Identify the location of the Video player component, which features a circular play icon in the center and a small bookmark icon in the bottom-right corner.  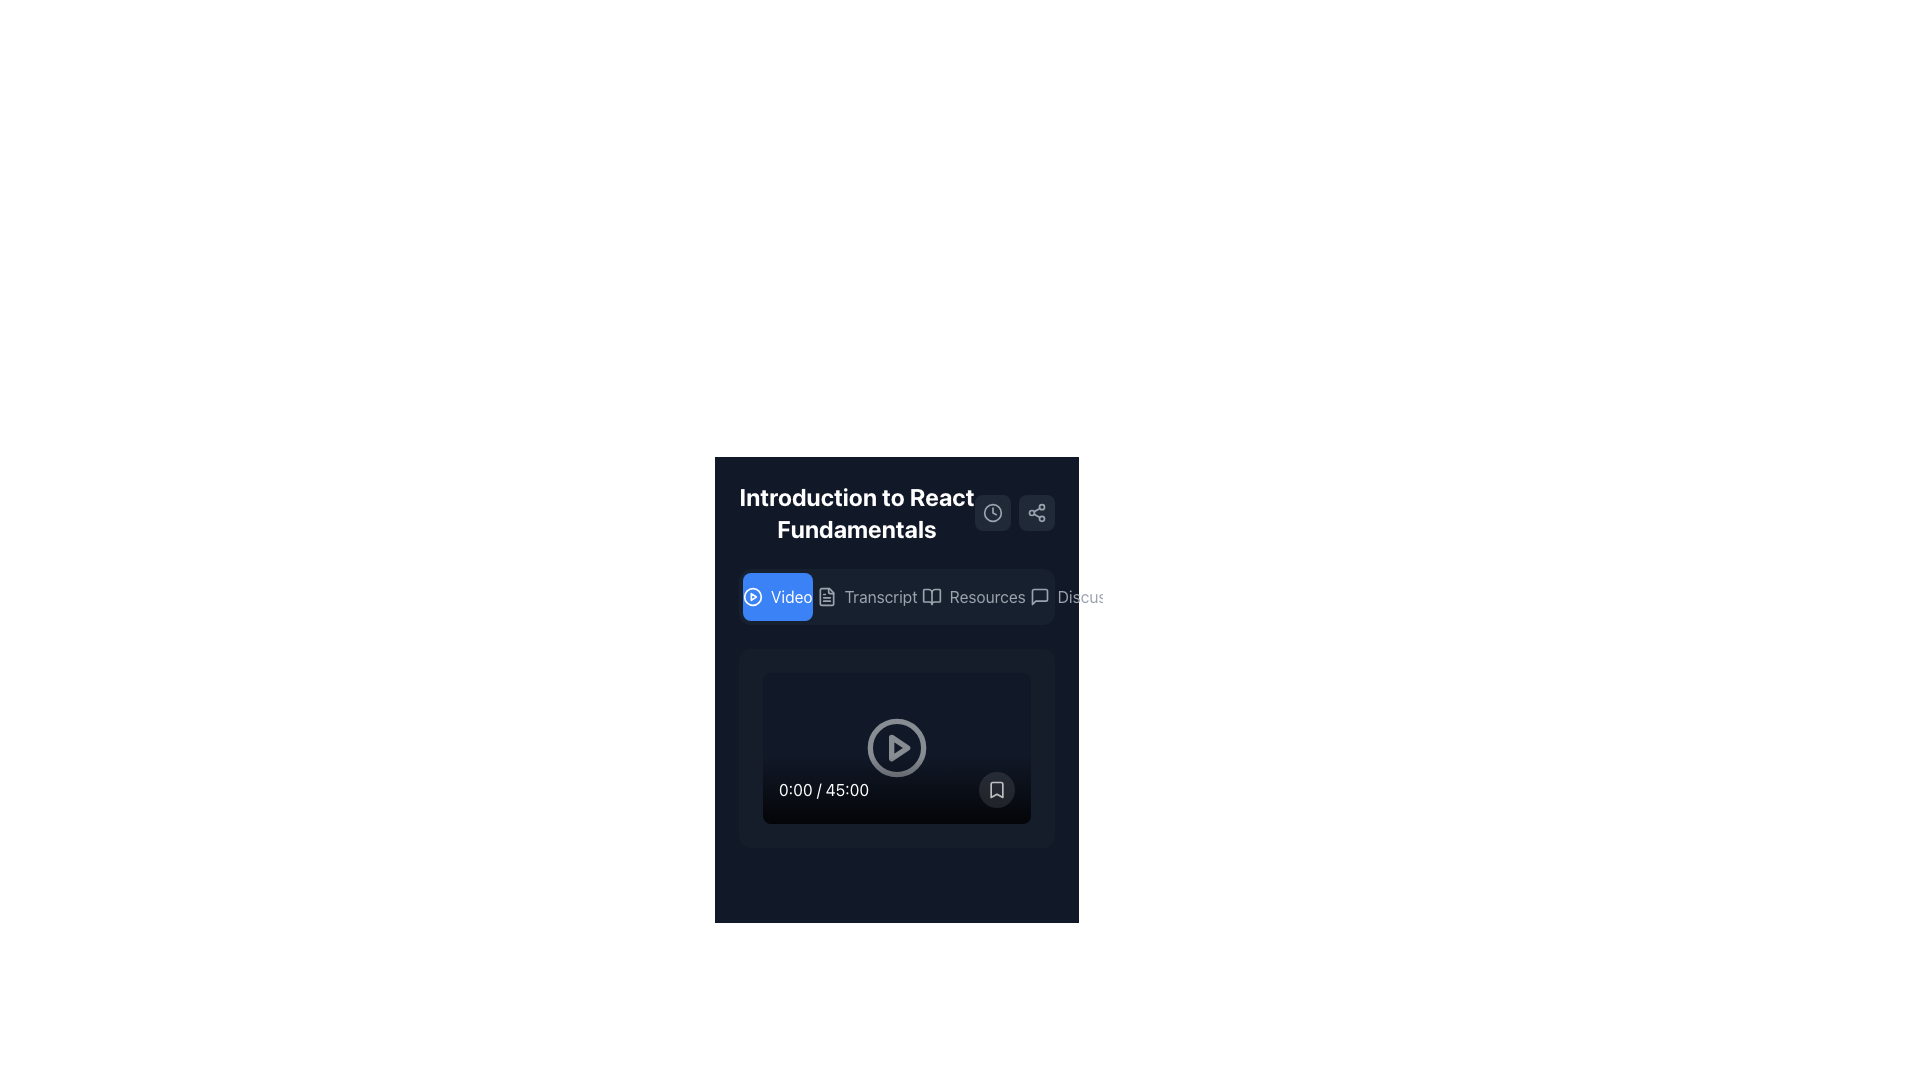
(896, 748).